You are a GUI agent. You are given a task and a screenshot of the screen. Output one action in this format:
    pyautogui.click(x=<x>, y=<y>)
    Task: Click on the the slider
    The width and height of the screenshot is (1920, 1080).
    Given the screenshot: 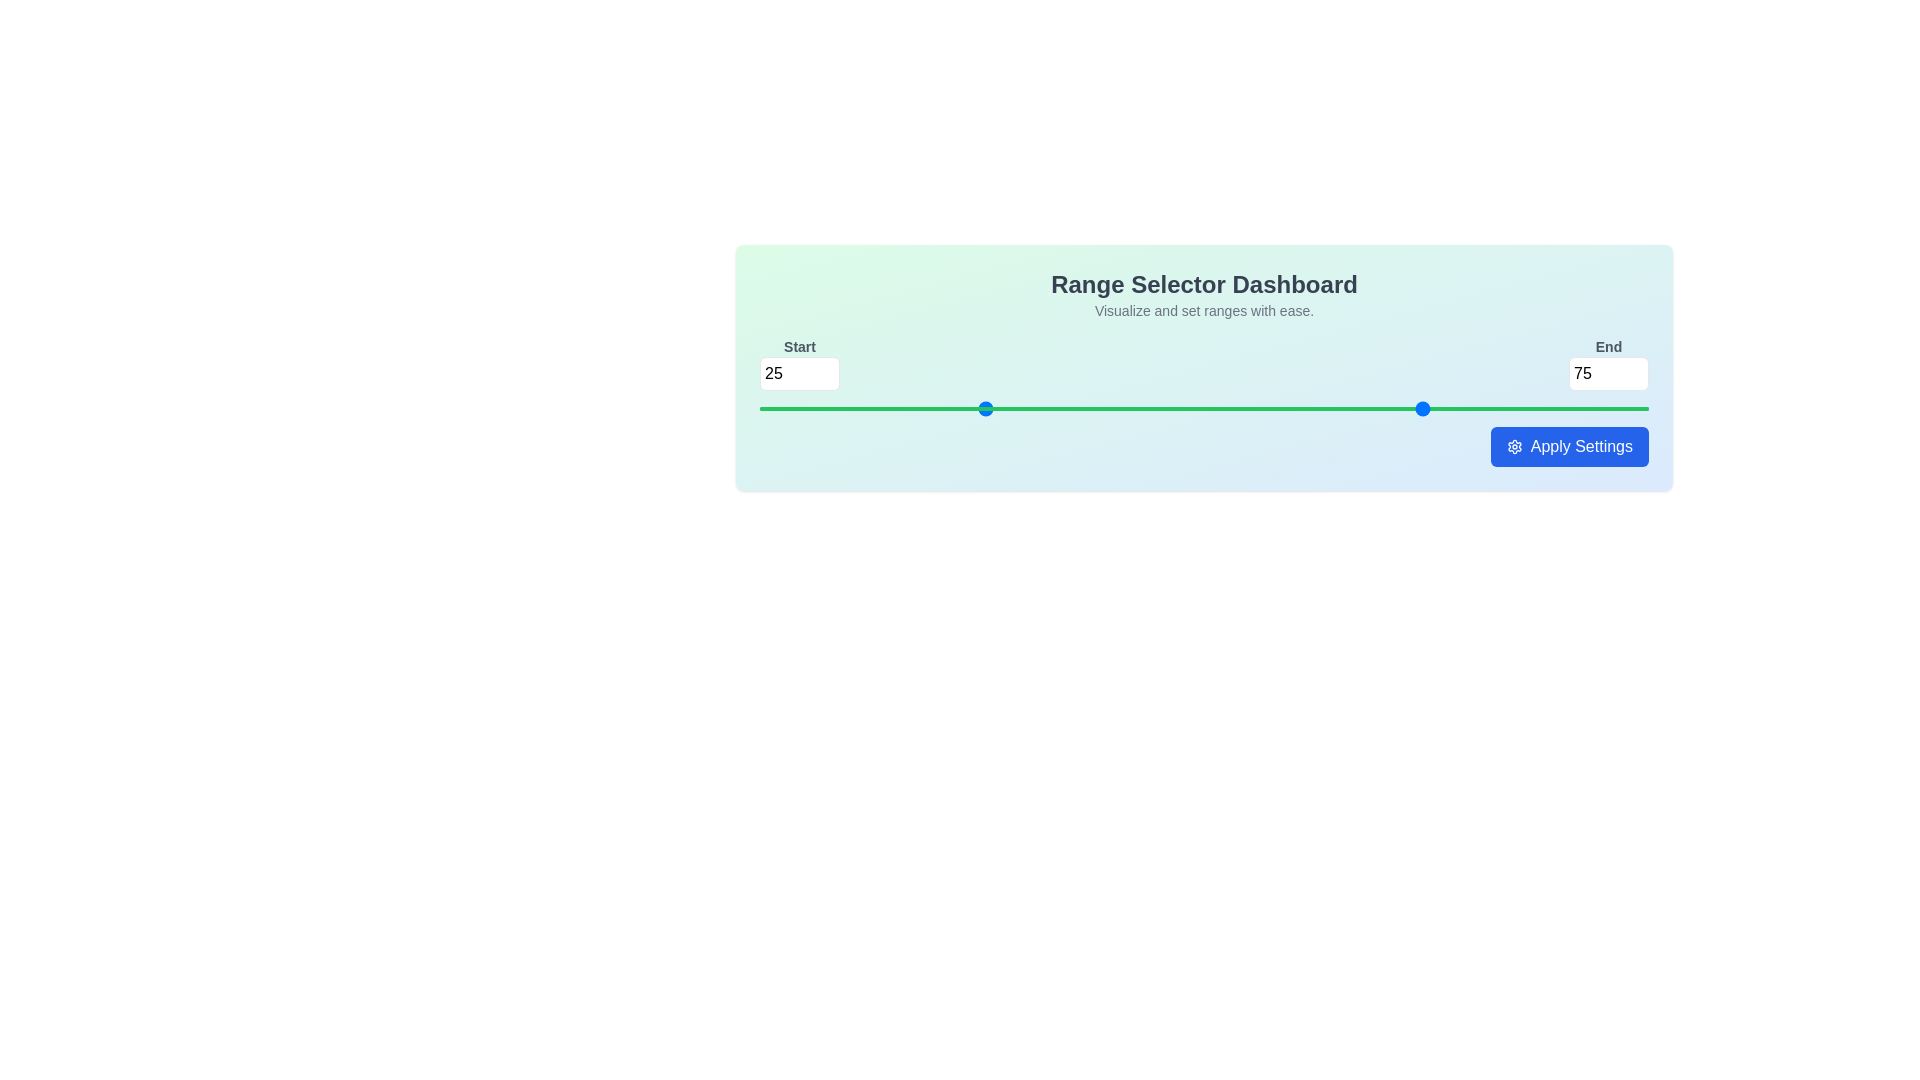 What is the action you would take?
    pyautogui.click(x=866, y=407)
    